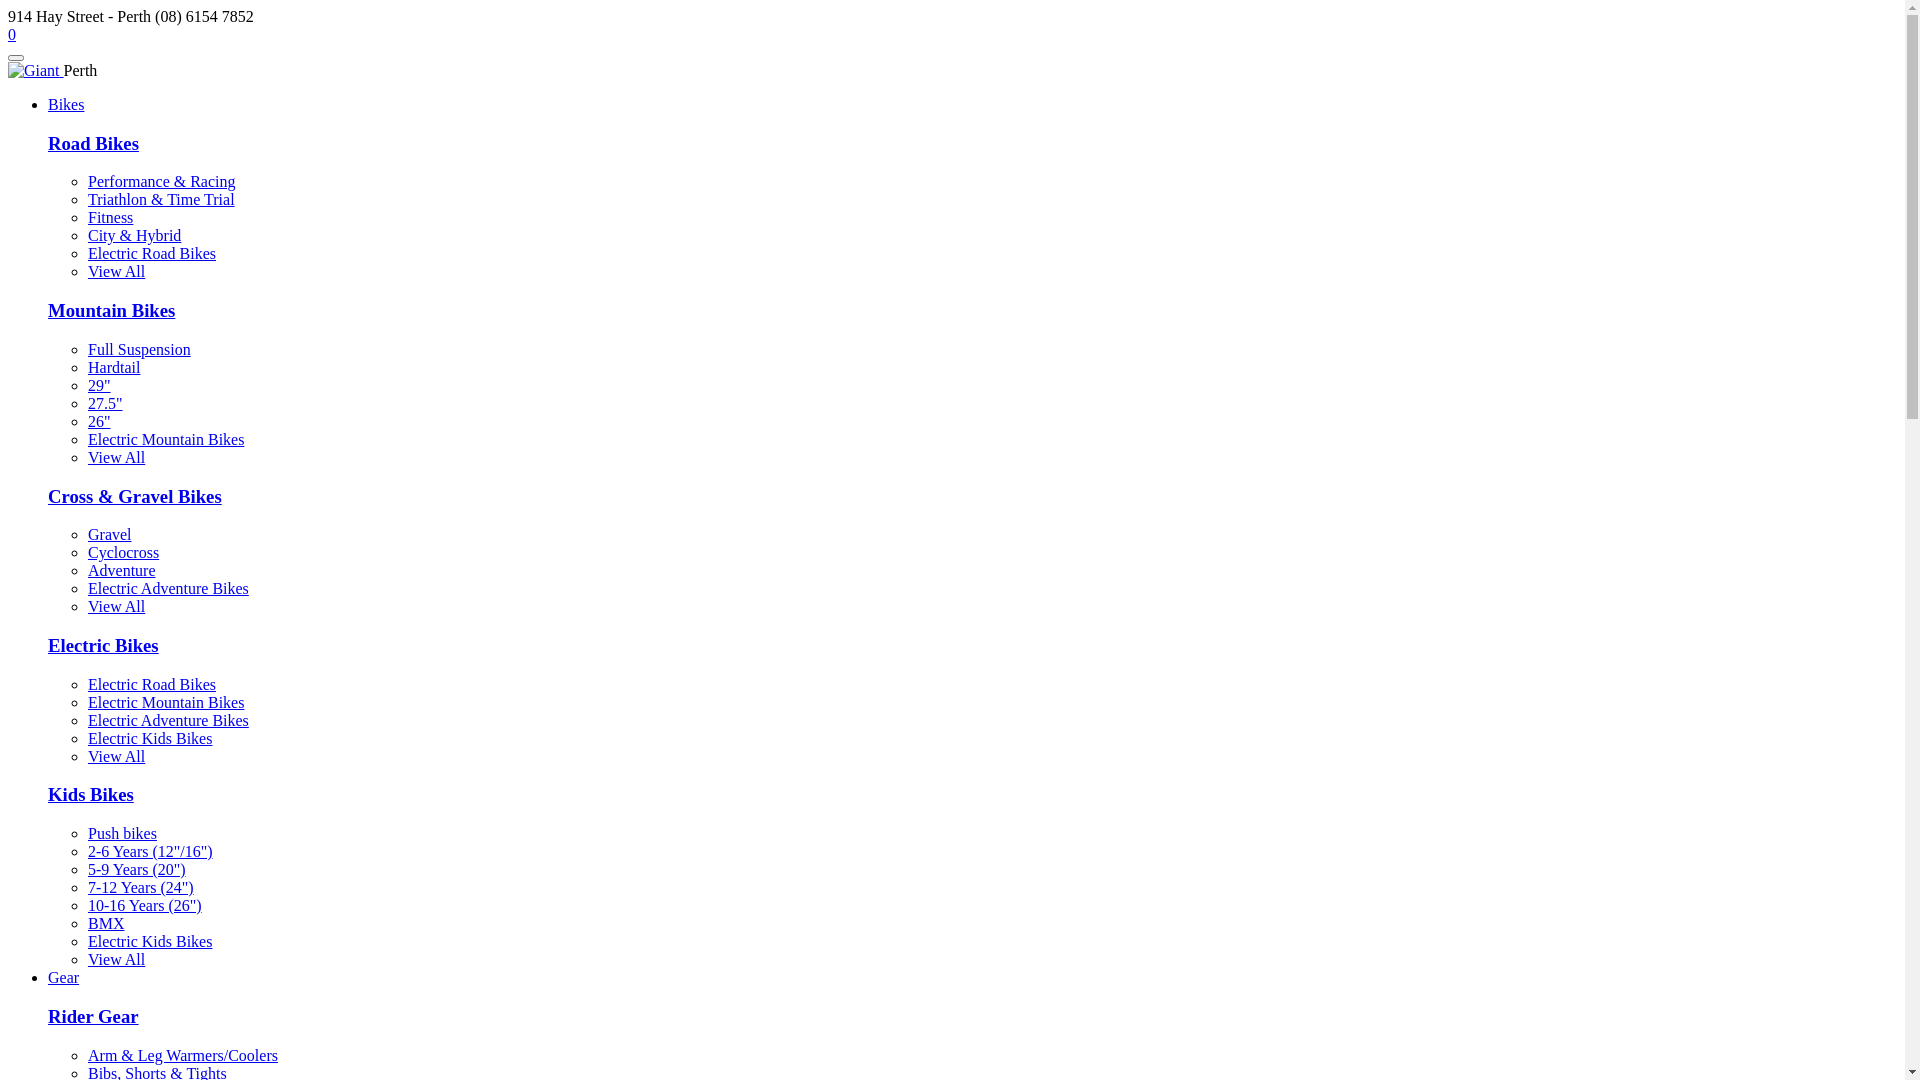 The width and height of the screenshot is (1920, 1080). I want to click on 'Electric Mountain Bikes', so click(166, 701).